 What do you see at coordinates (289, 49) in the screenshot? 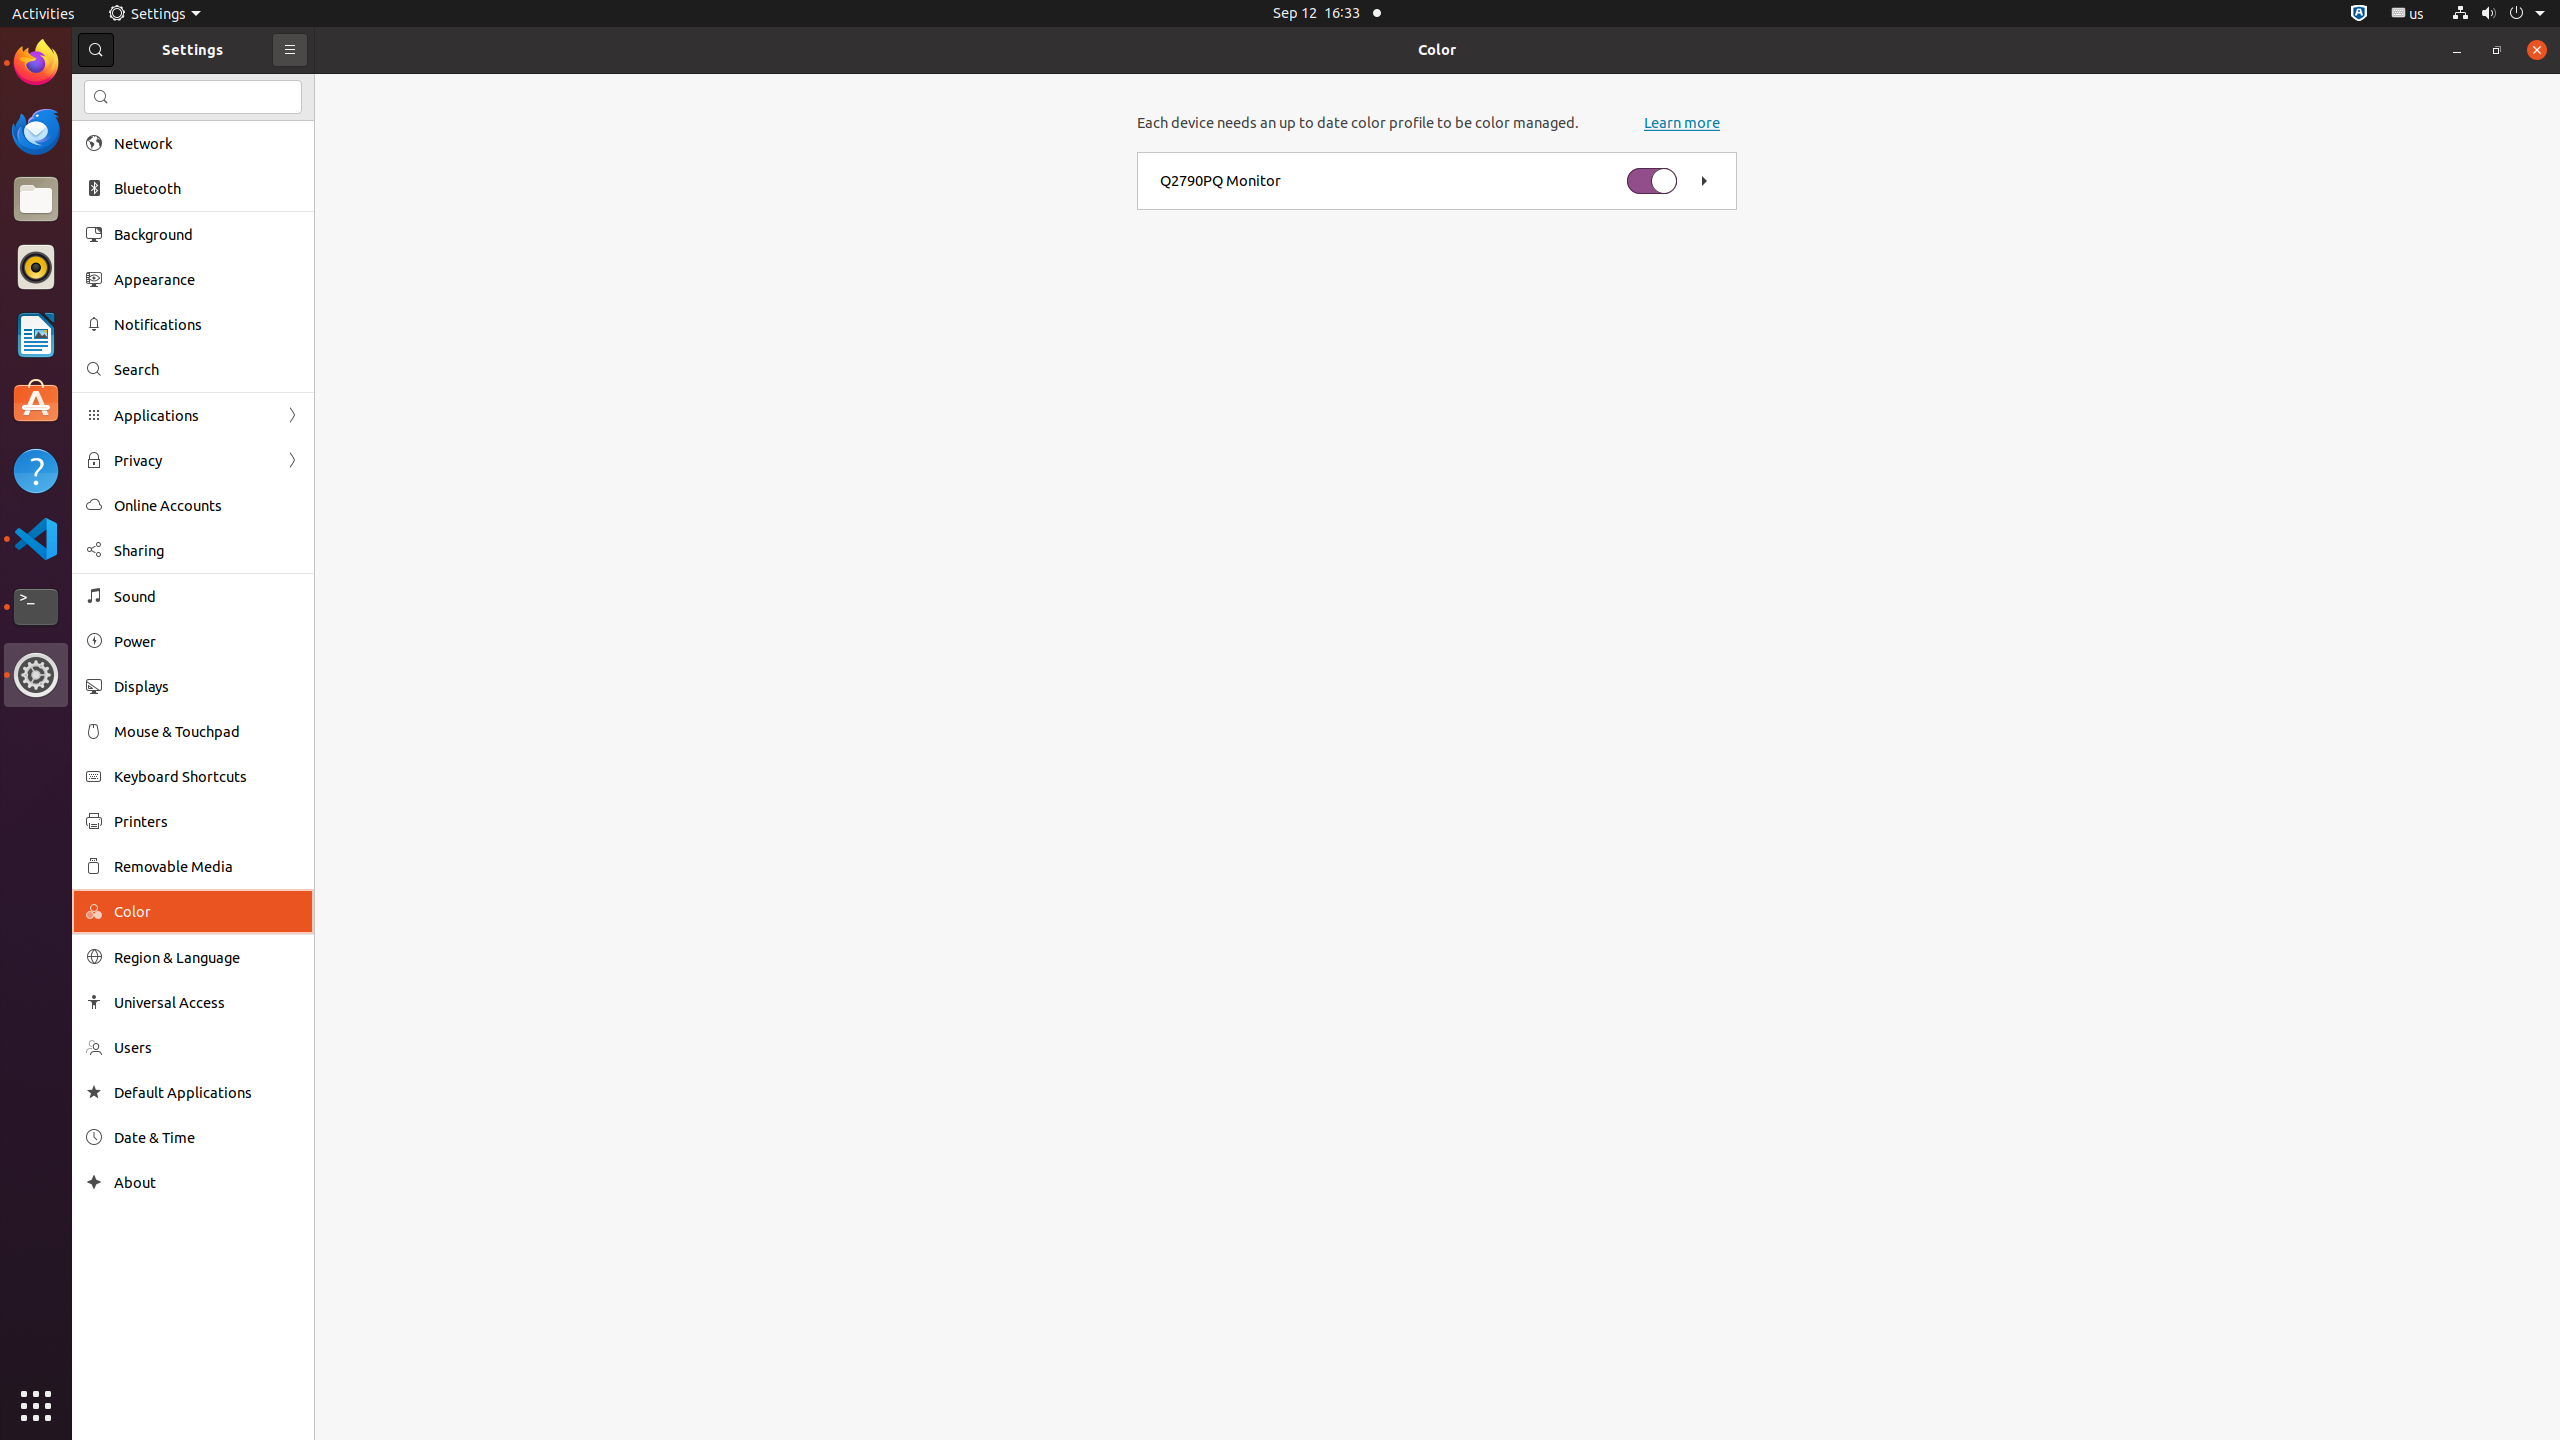
I see `'Primary Menu'` at bounding box center [289, 49].